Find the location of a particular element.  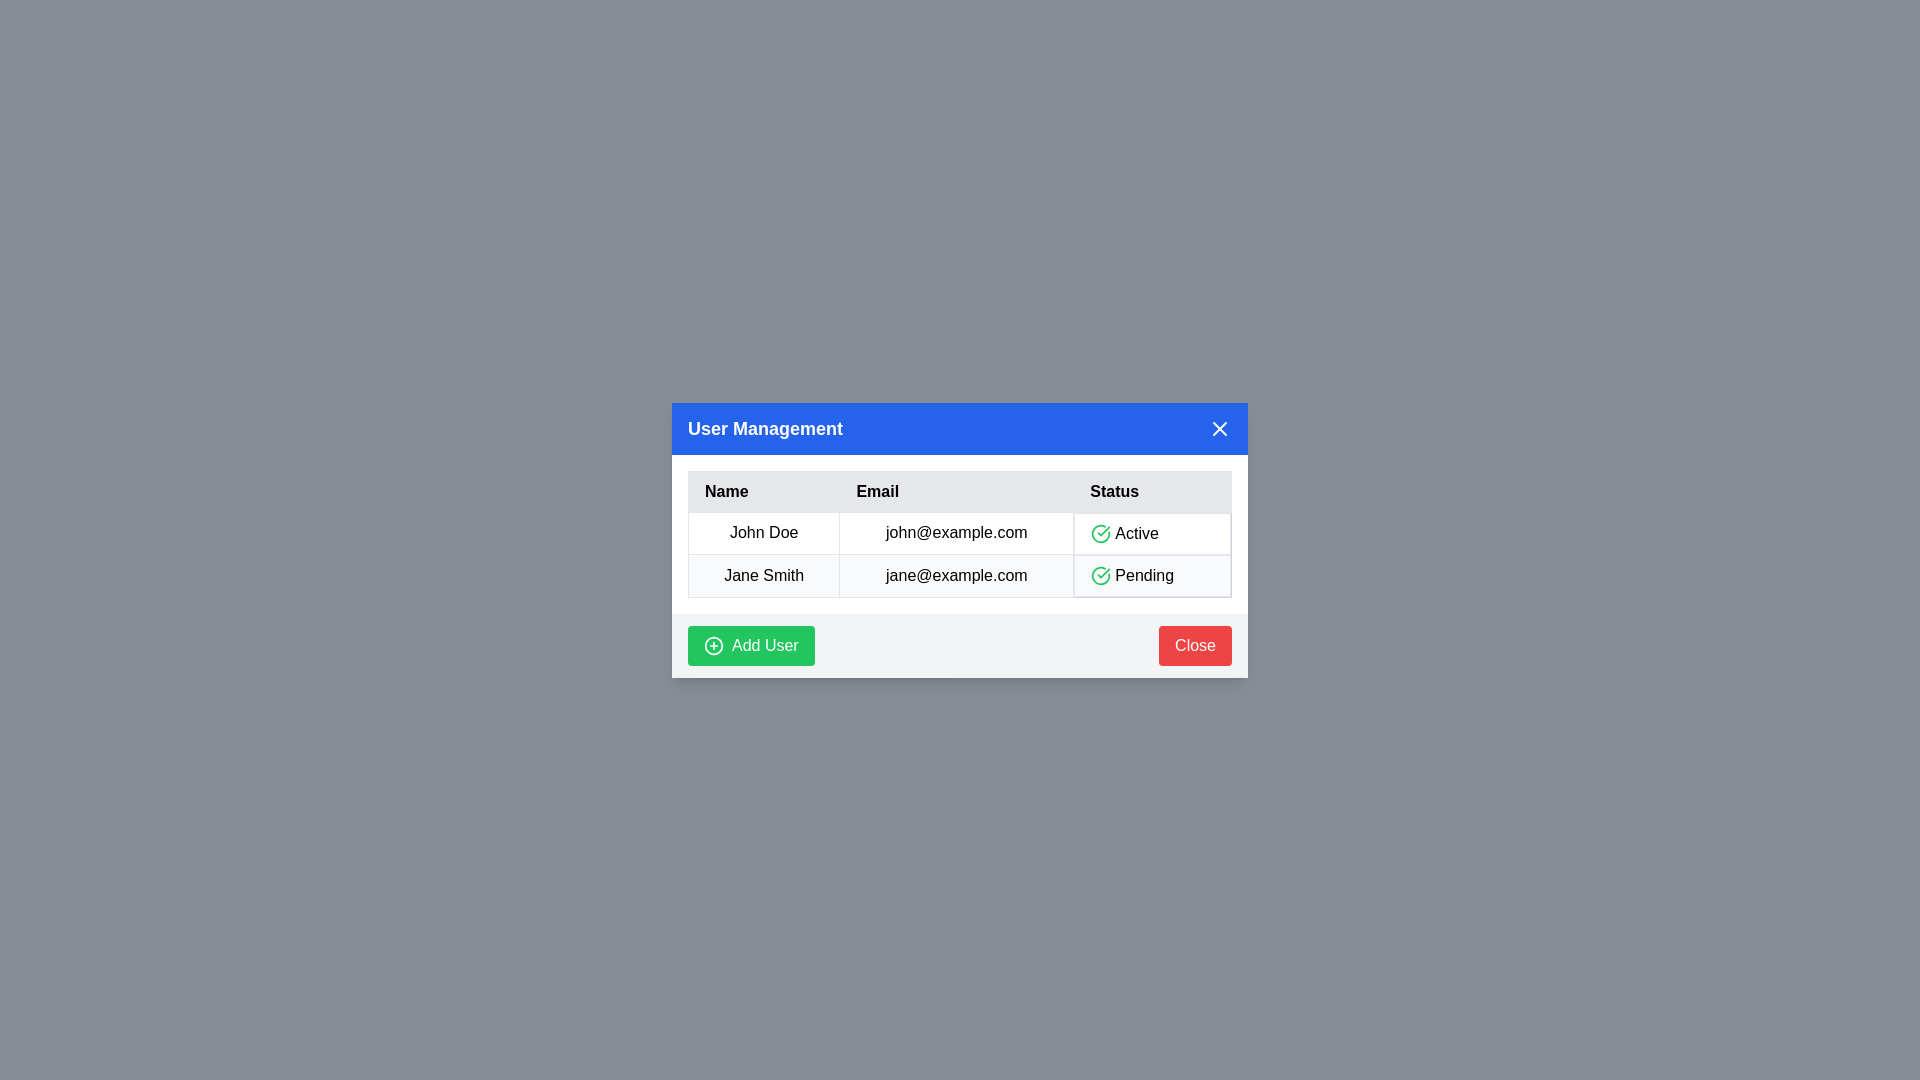

the table row corresponding to John Doe to view their details is located at coordinates (763, 532).